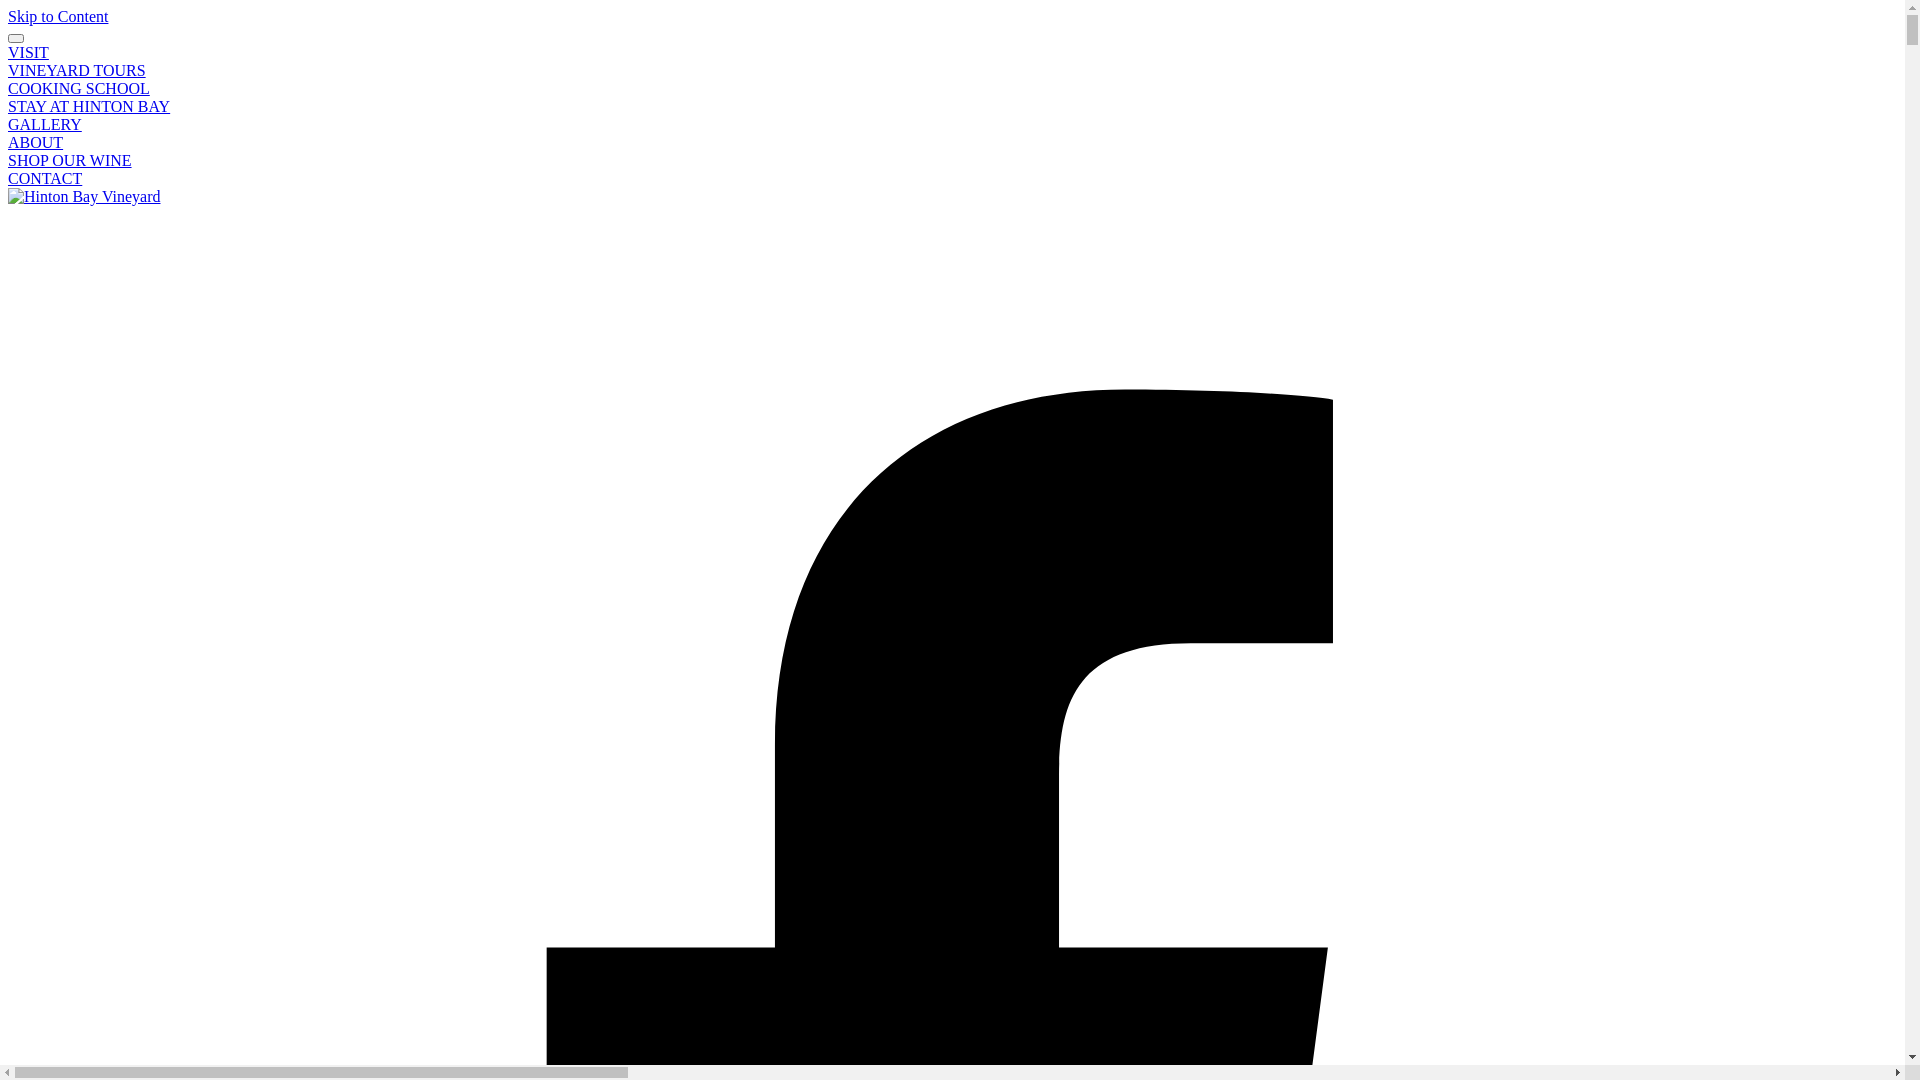 Image resolution: width=1920 pixels, height=1080 pixels. Describe the element at coordinates (76, 69) in the screenshot. I see `'VINEYARD TOURS'` at that location.